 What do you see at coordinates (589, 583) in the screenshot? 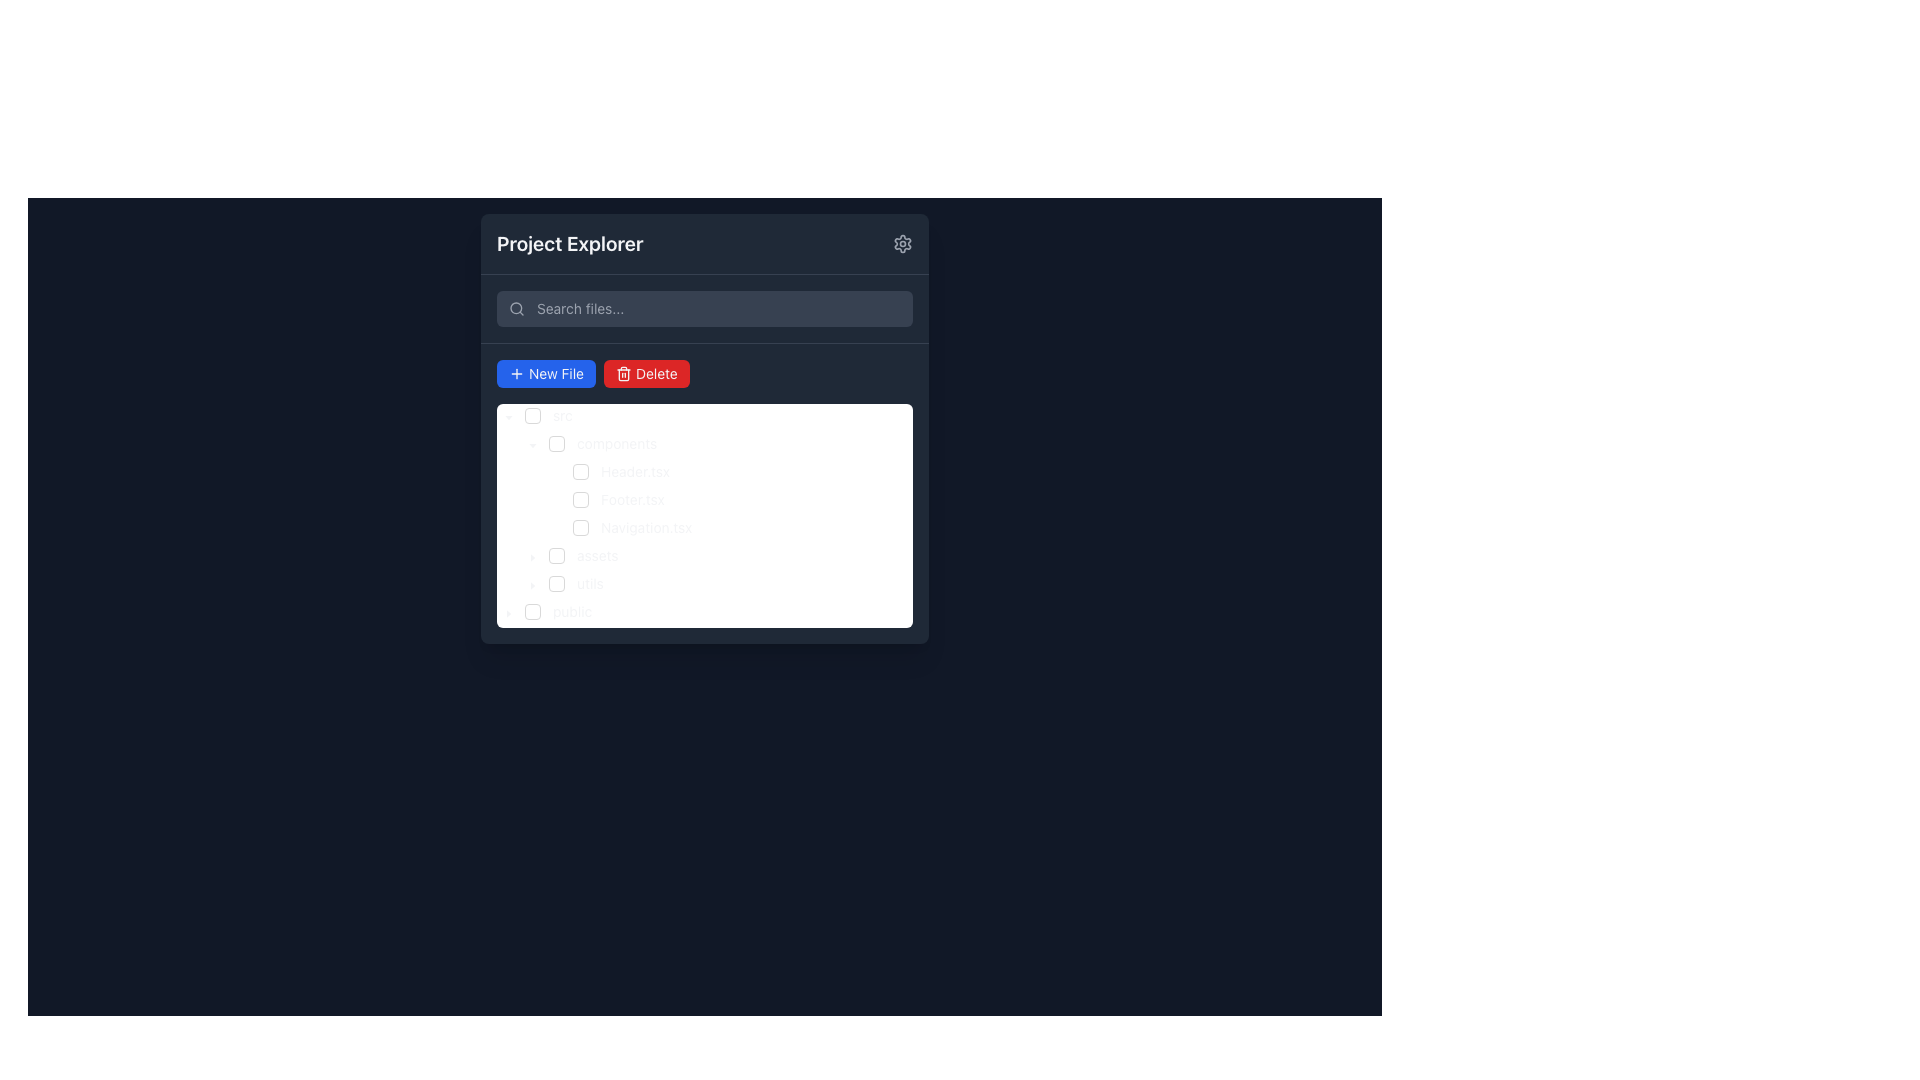
I see `the 'utils' tree node item in the Project Explorer` at bounding box center [589, 583].